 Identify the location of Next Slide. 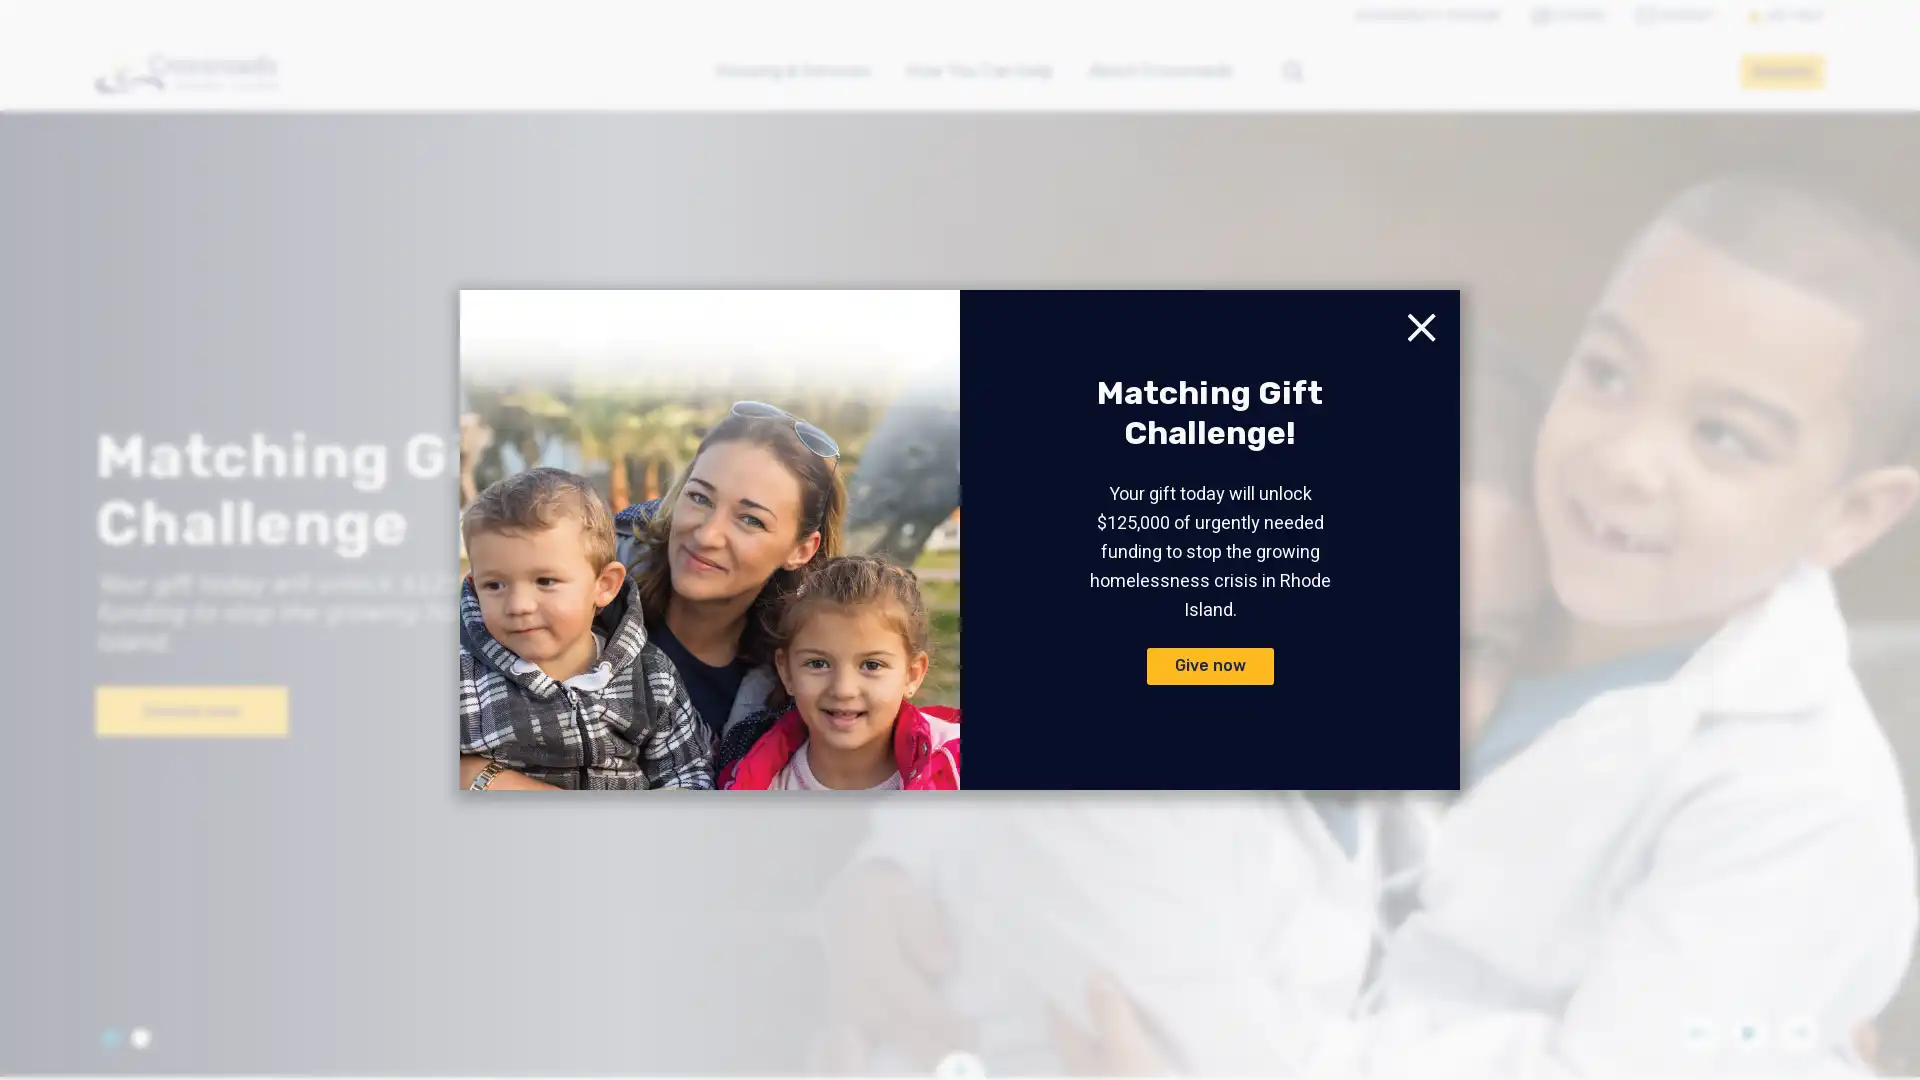
(1799, 1033).